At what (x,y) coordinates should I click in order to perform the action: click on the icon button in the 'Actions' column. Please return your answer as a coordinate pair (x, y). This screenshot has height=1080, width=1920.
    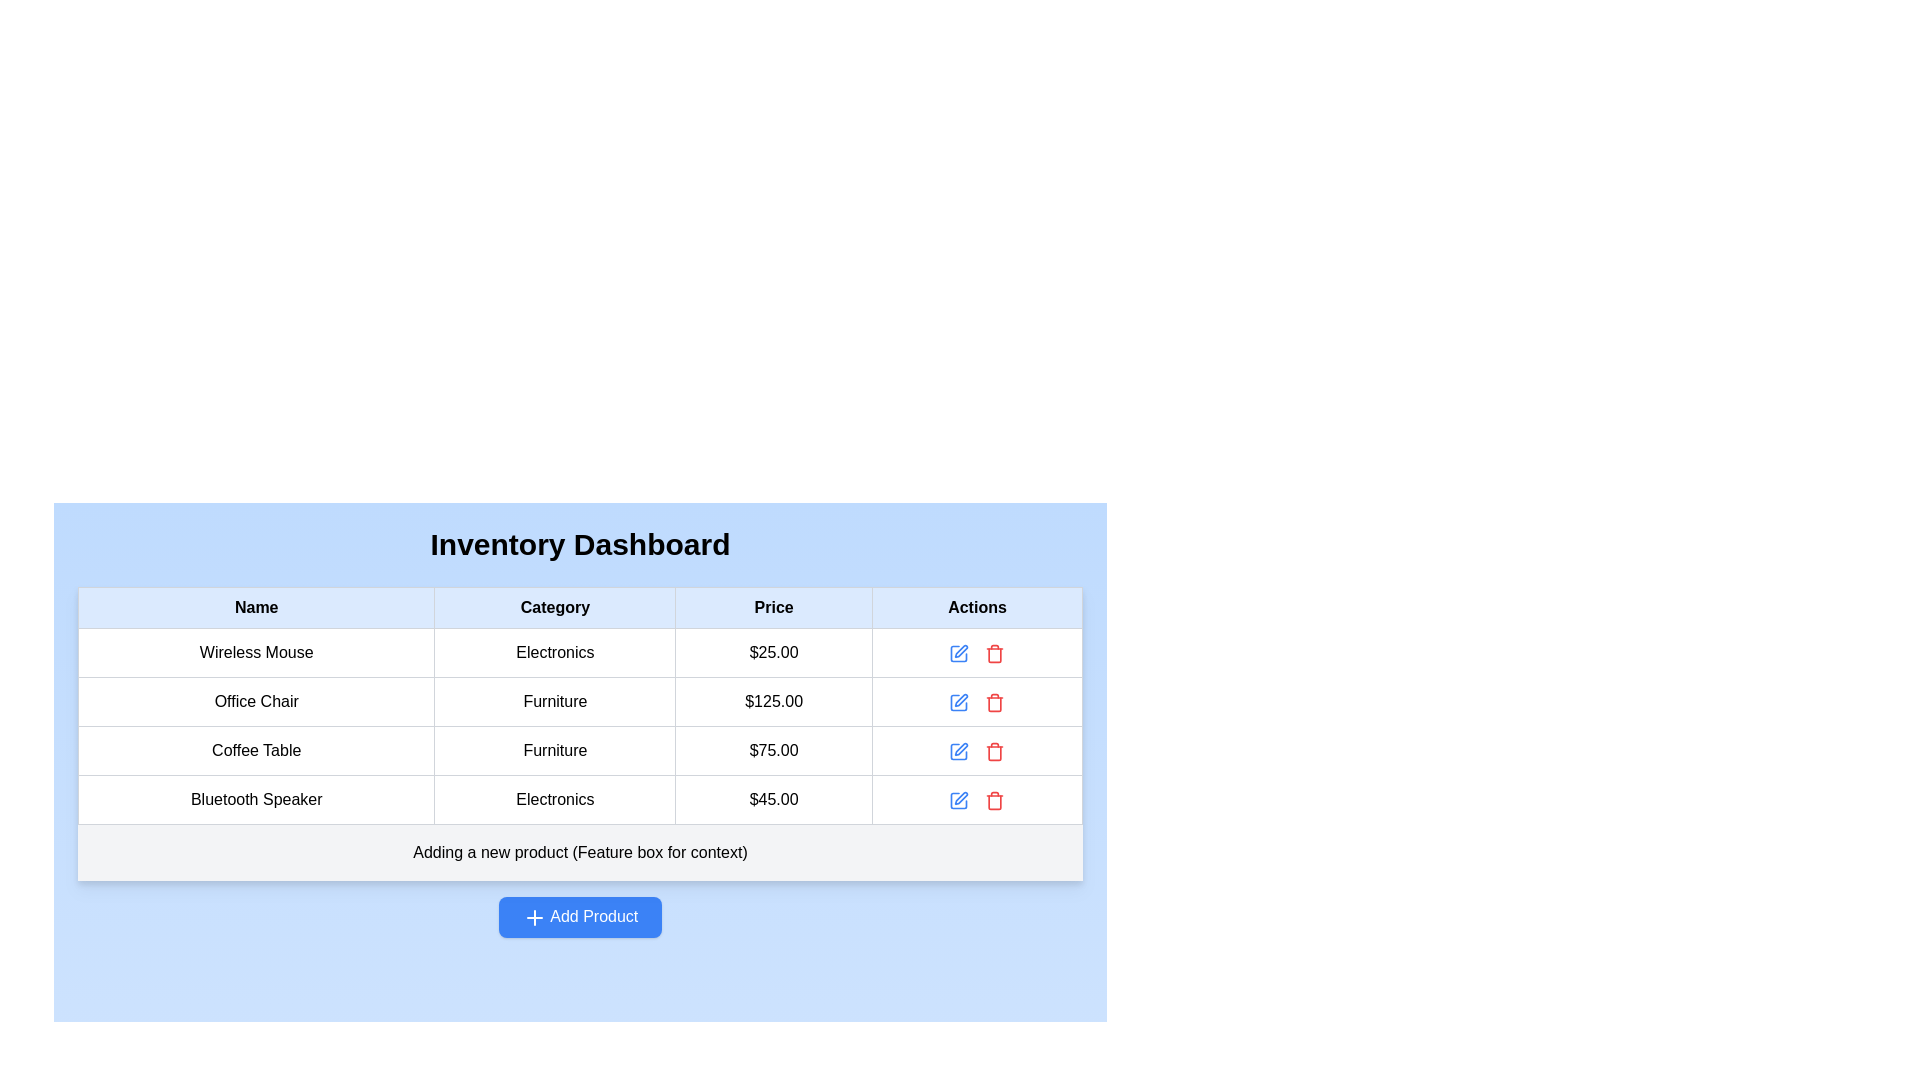
    Looking at the image, I should click on (958, 653).